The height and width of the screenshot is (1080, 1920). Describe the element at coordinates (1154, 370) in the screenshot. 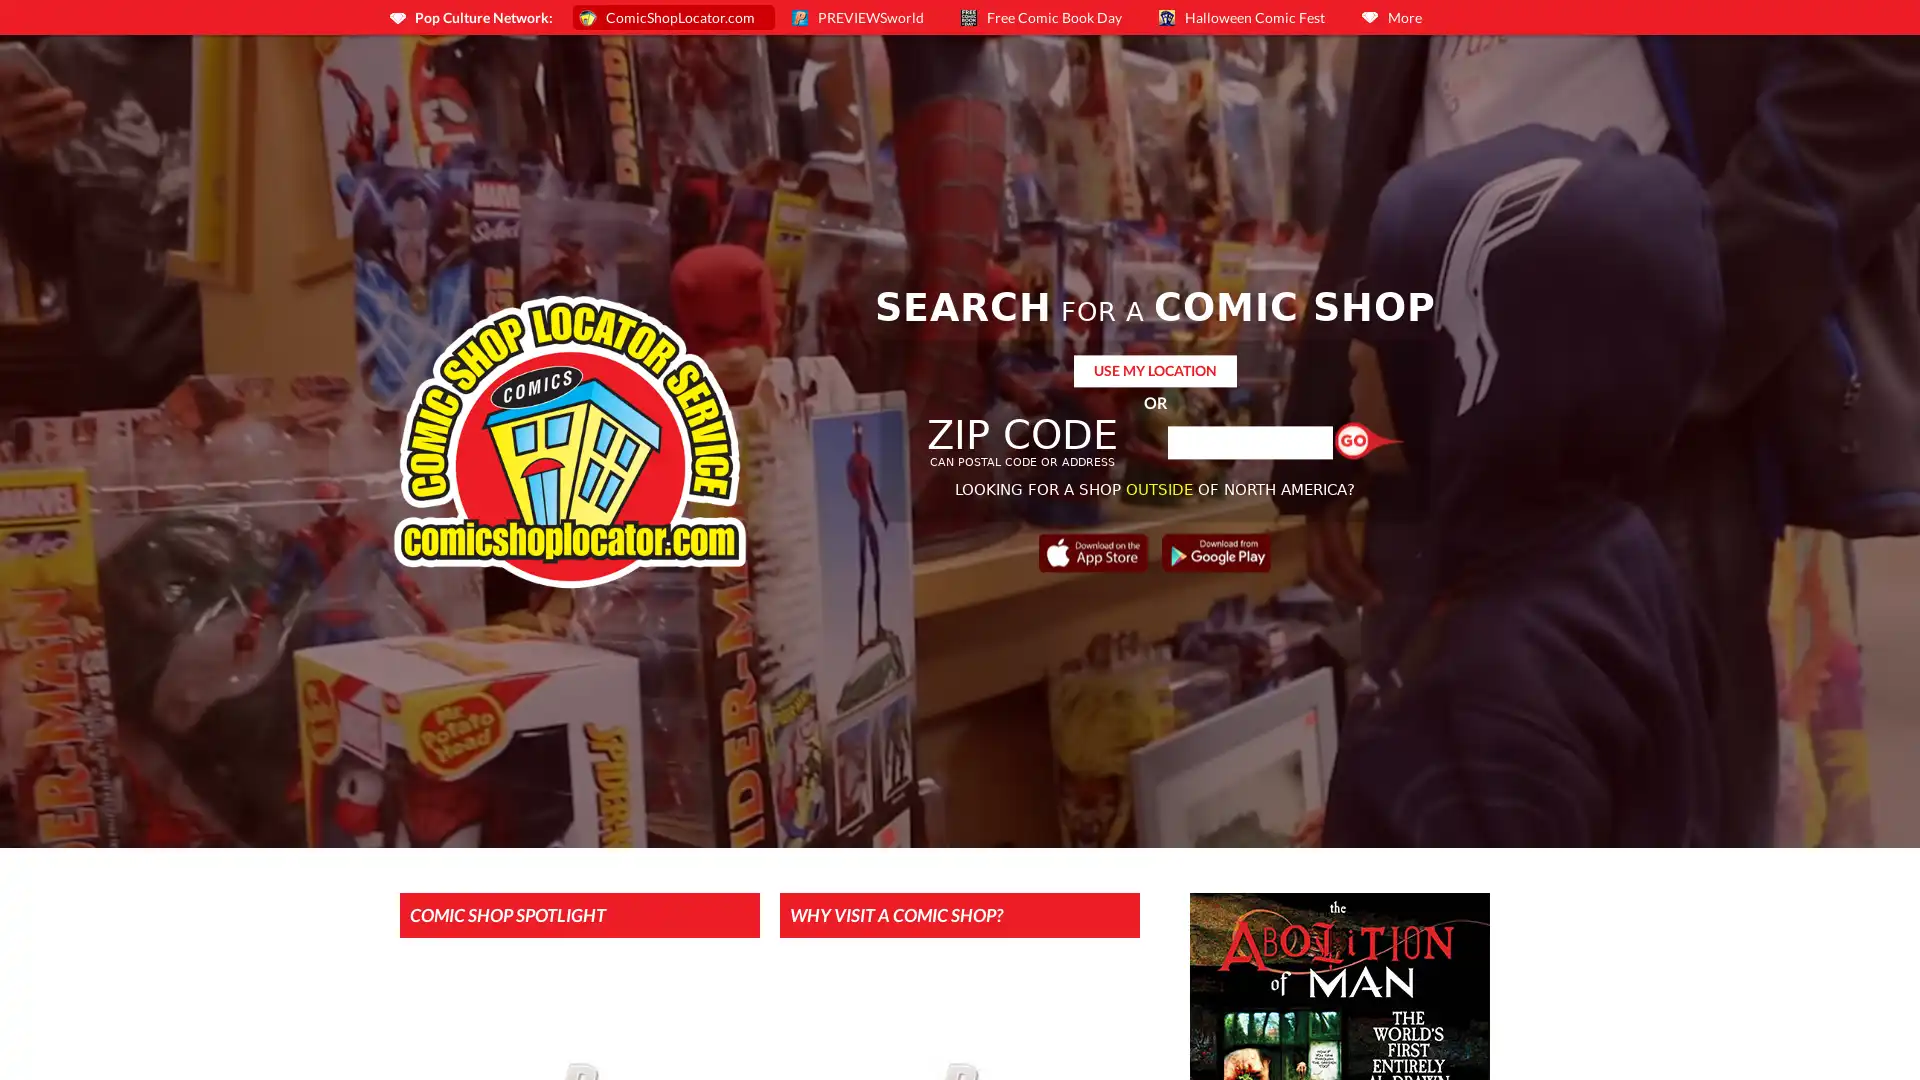

I see `USE MY LOCATION` at that location.